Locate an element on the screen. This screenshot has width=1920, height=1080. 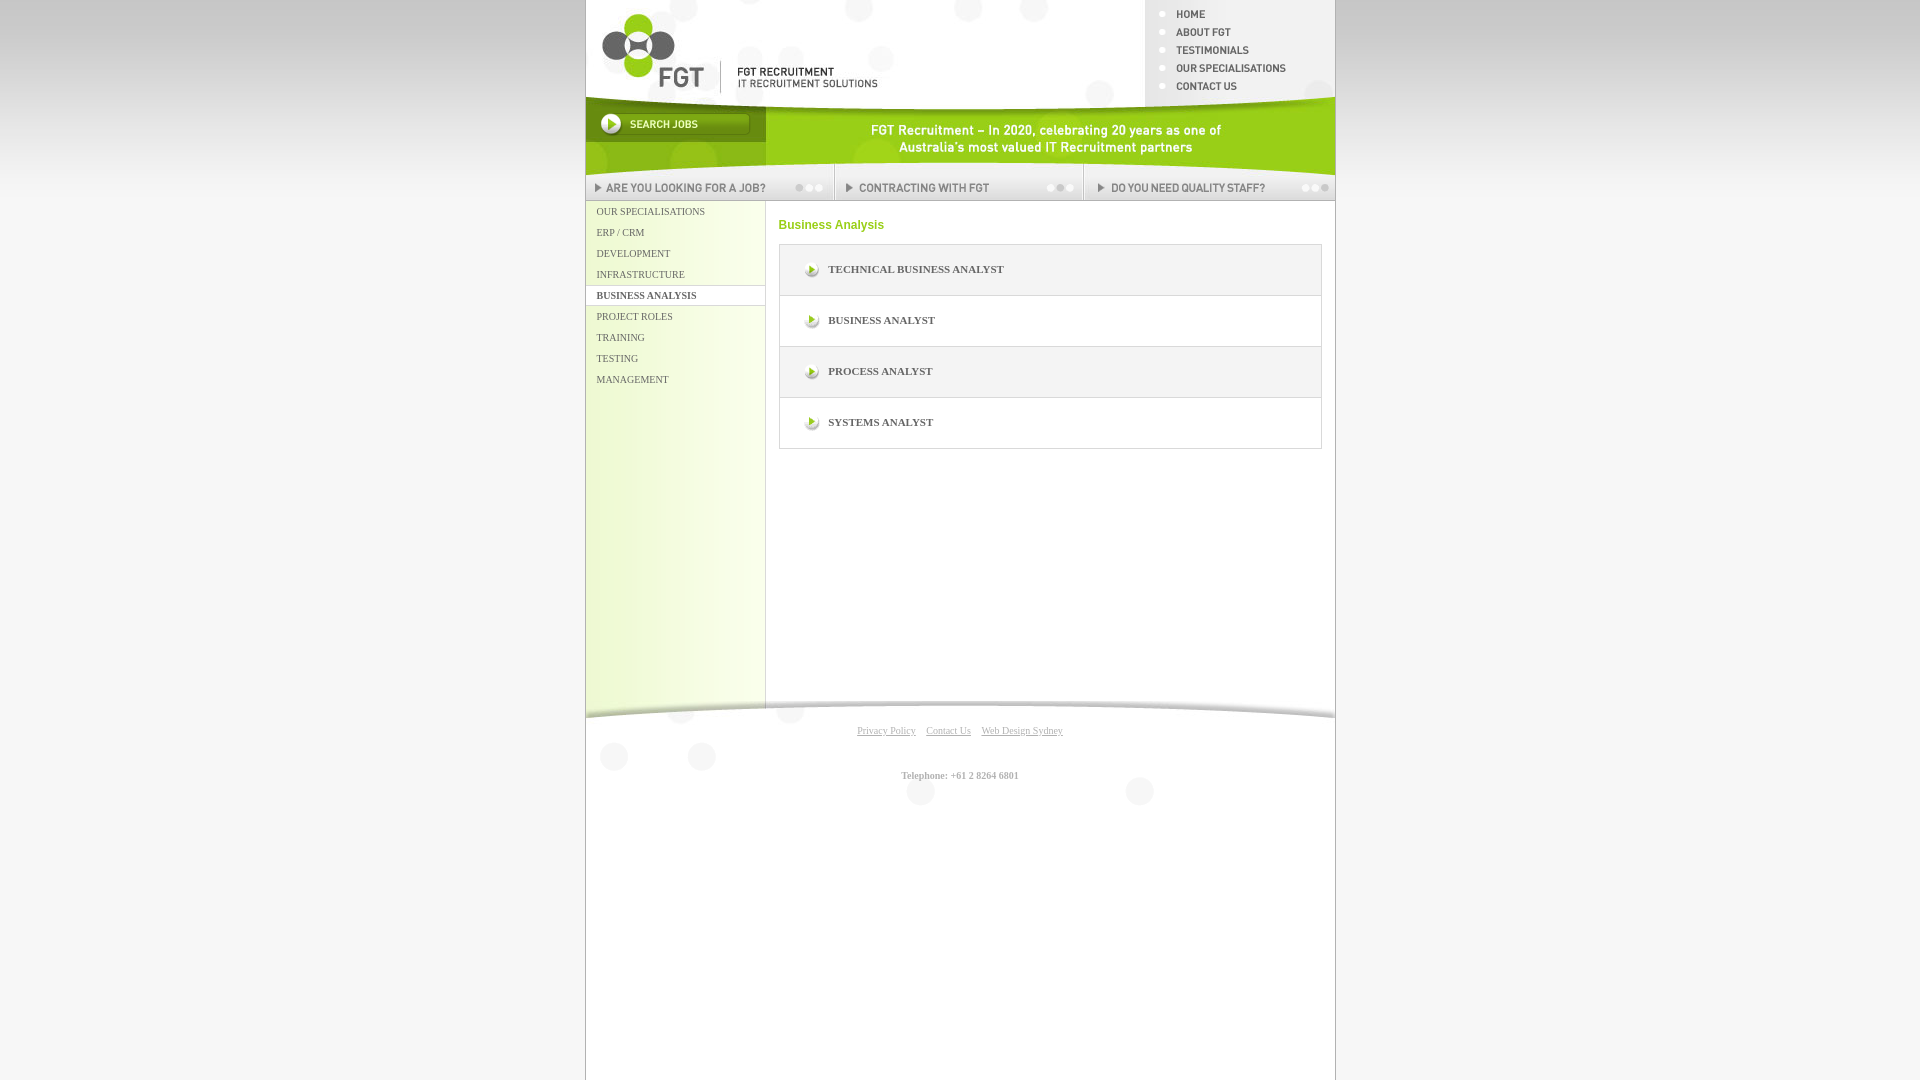
'MANAGEMENT' is located at coordinates (676, 379).